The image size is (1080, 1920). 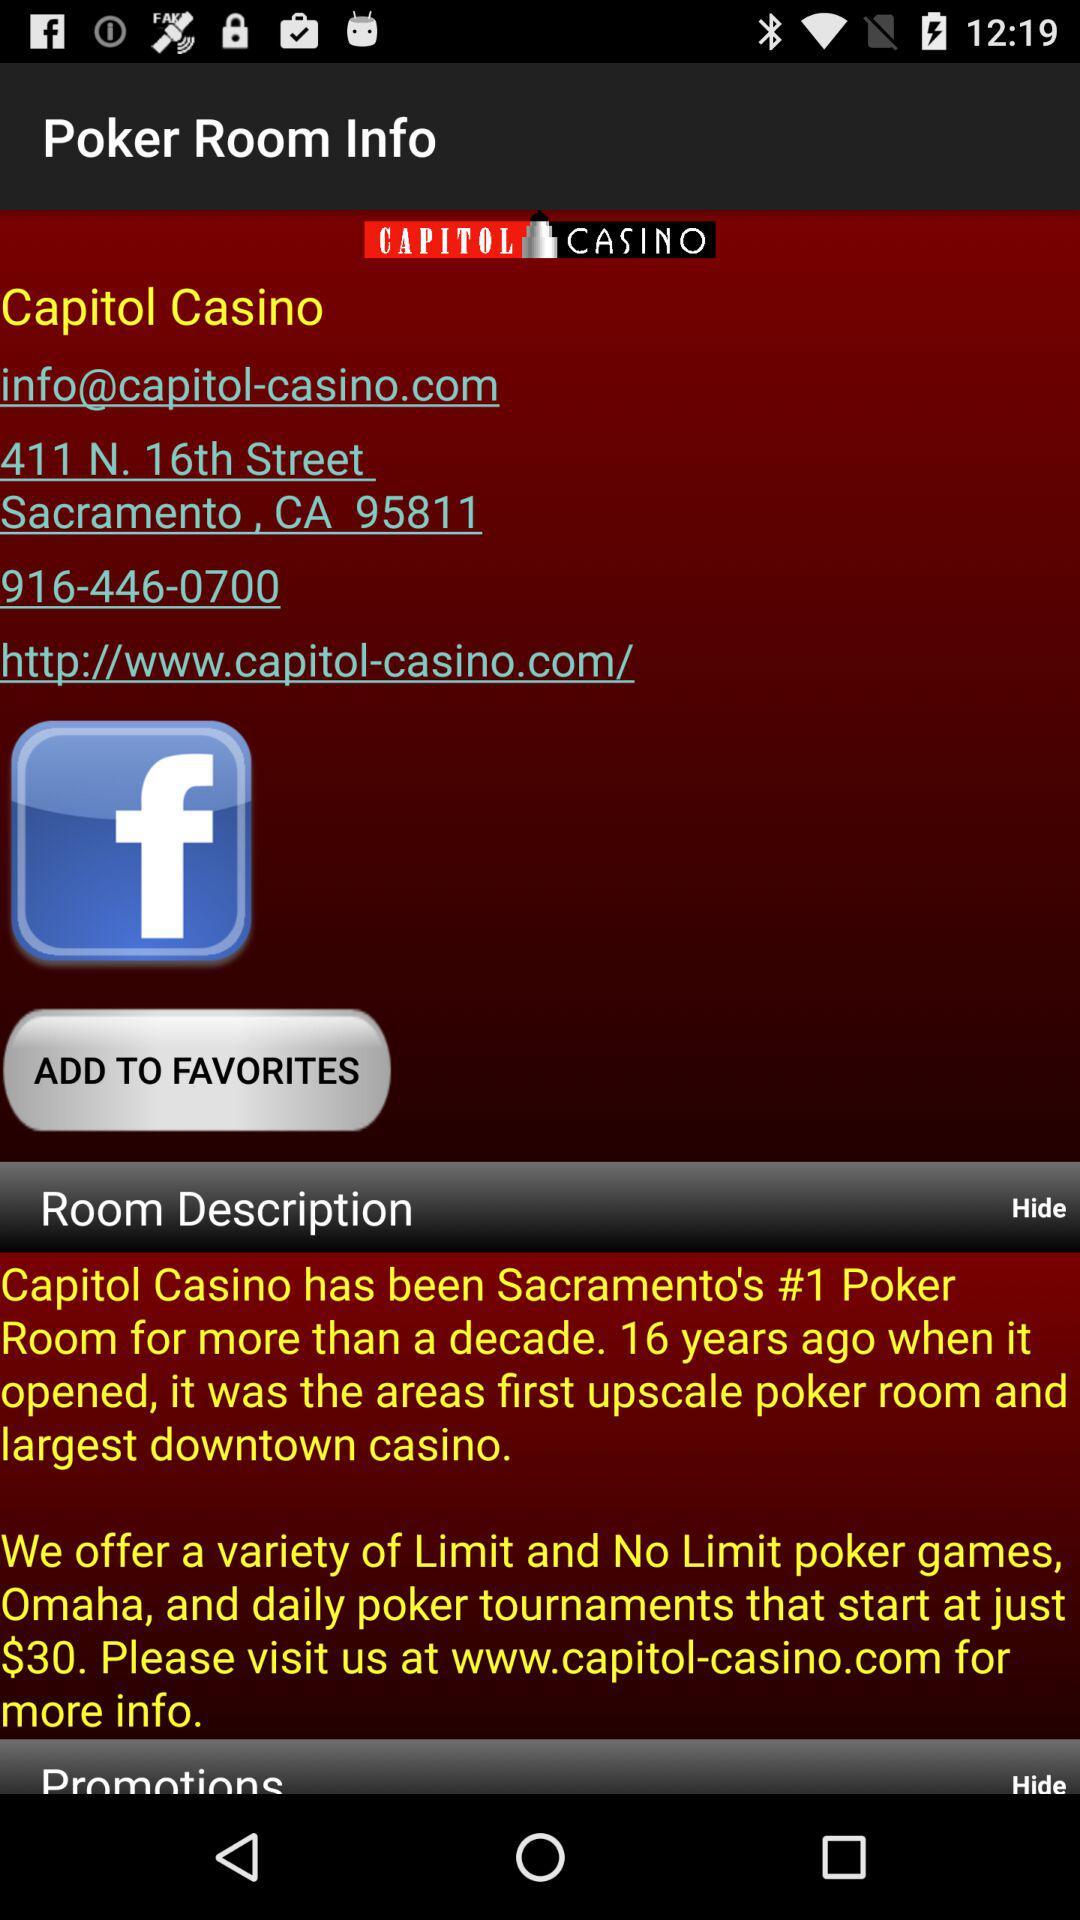 What do you see at coordinates (139, 576) in the screenshot?
I see `the item above http www capitol icon` at bounding box center [139, 576].